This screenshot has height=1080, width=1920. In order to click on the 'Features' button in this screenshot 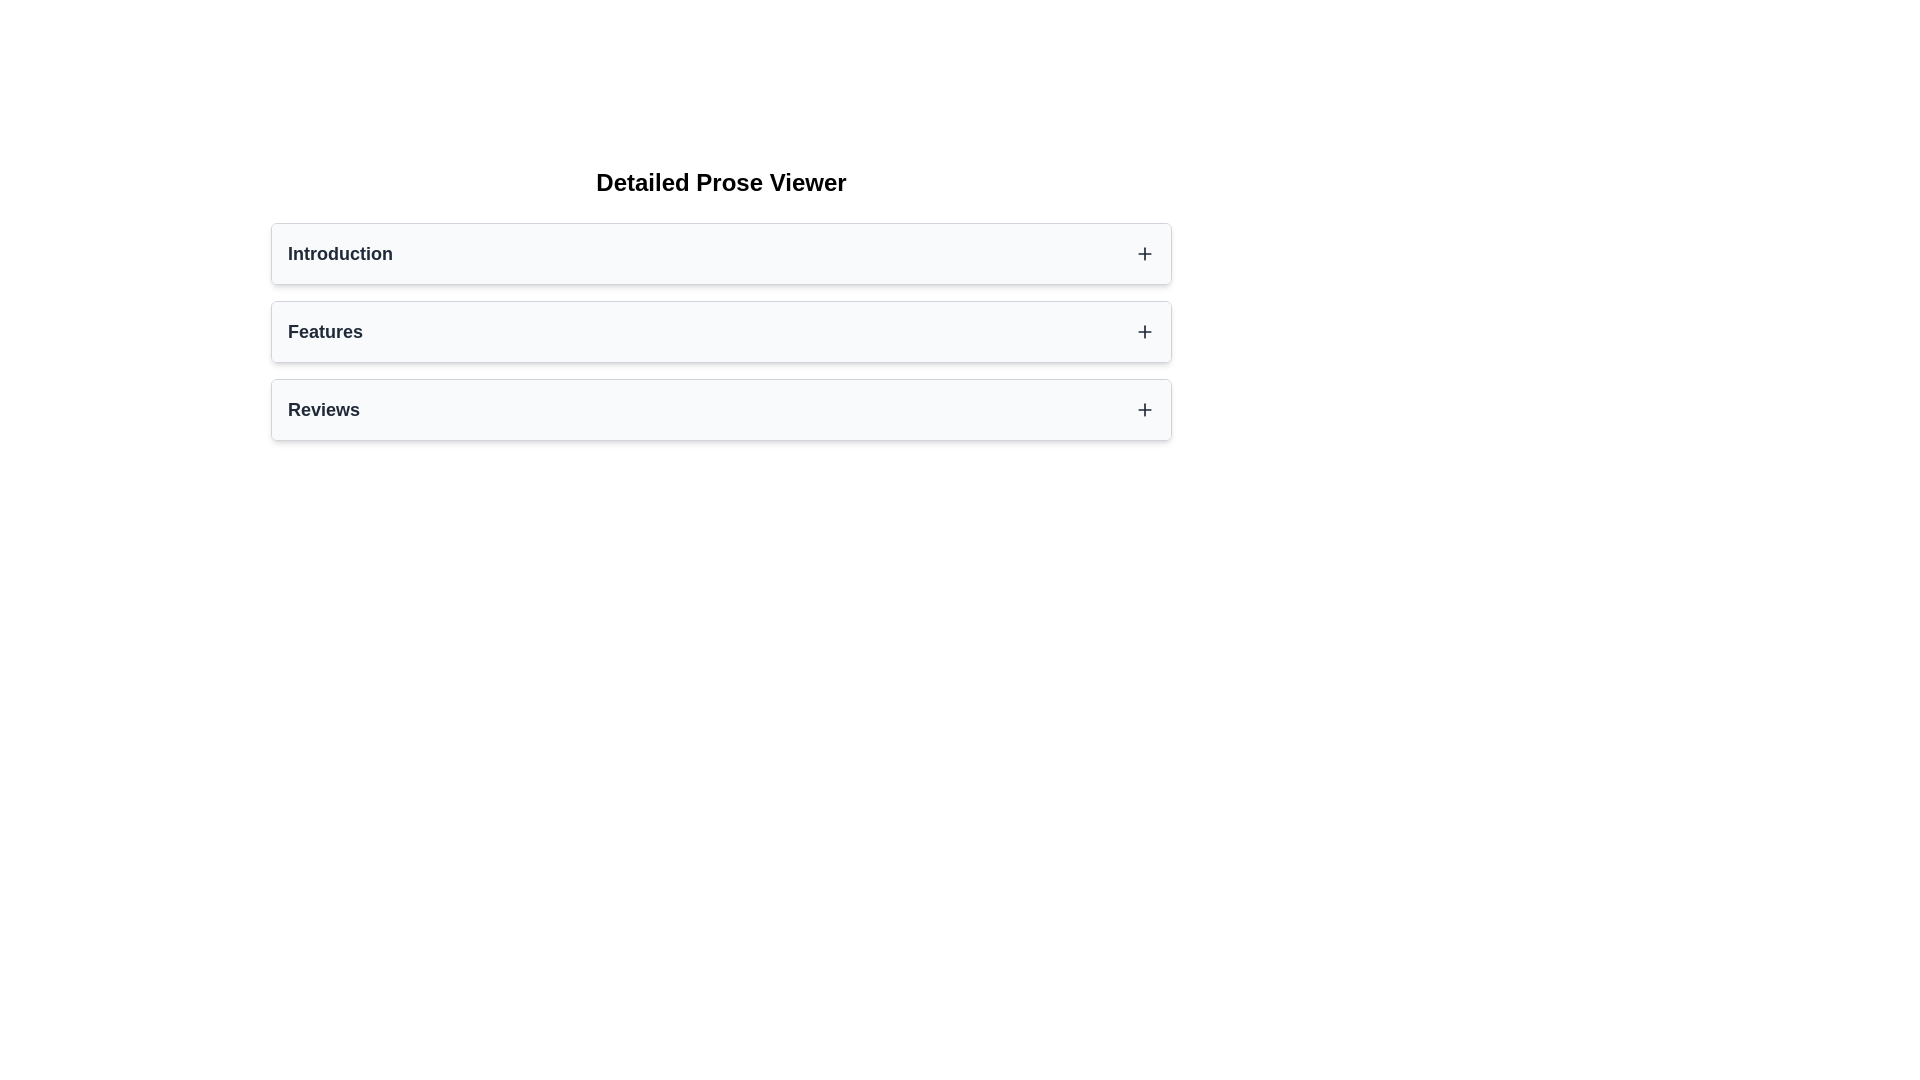, I will do `click(720, 330)`.